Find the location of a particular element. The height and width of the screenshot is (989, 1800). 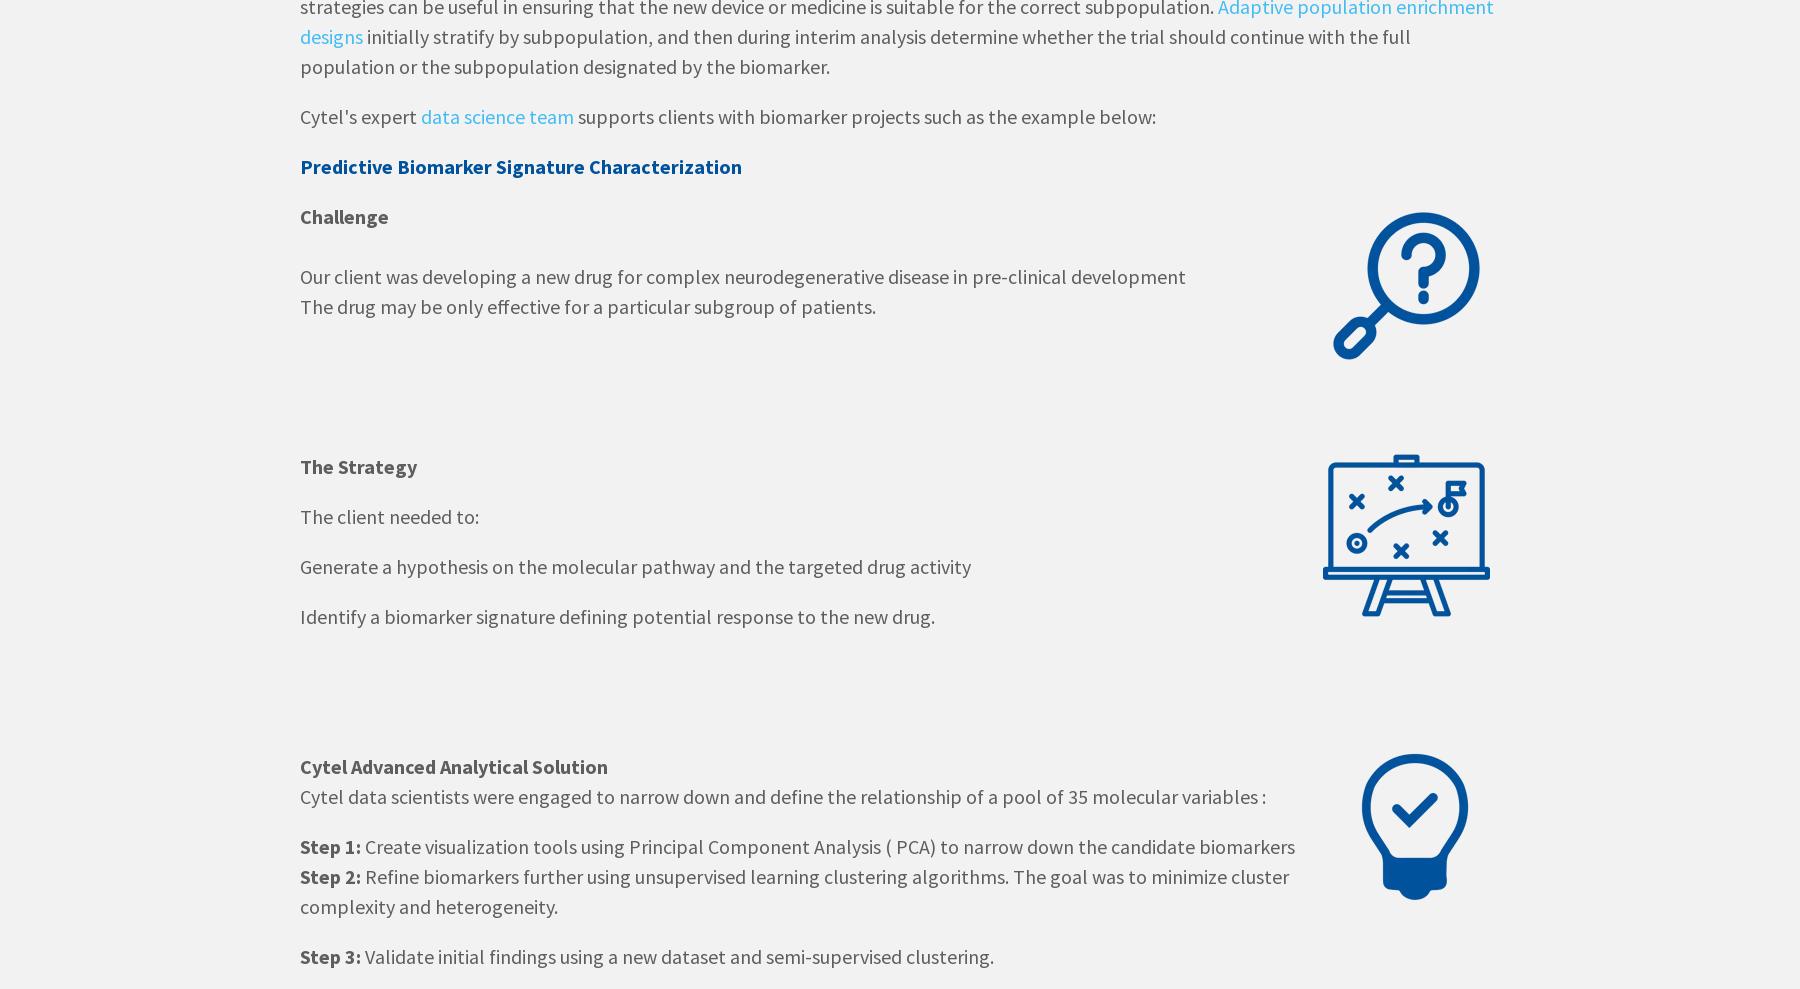

'The drug may be only effective for a particular subgroup of patients.' is located at coordinates (588, 306).